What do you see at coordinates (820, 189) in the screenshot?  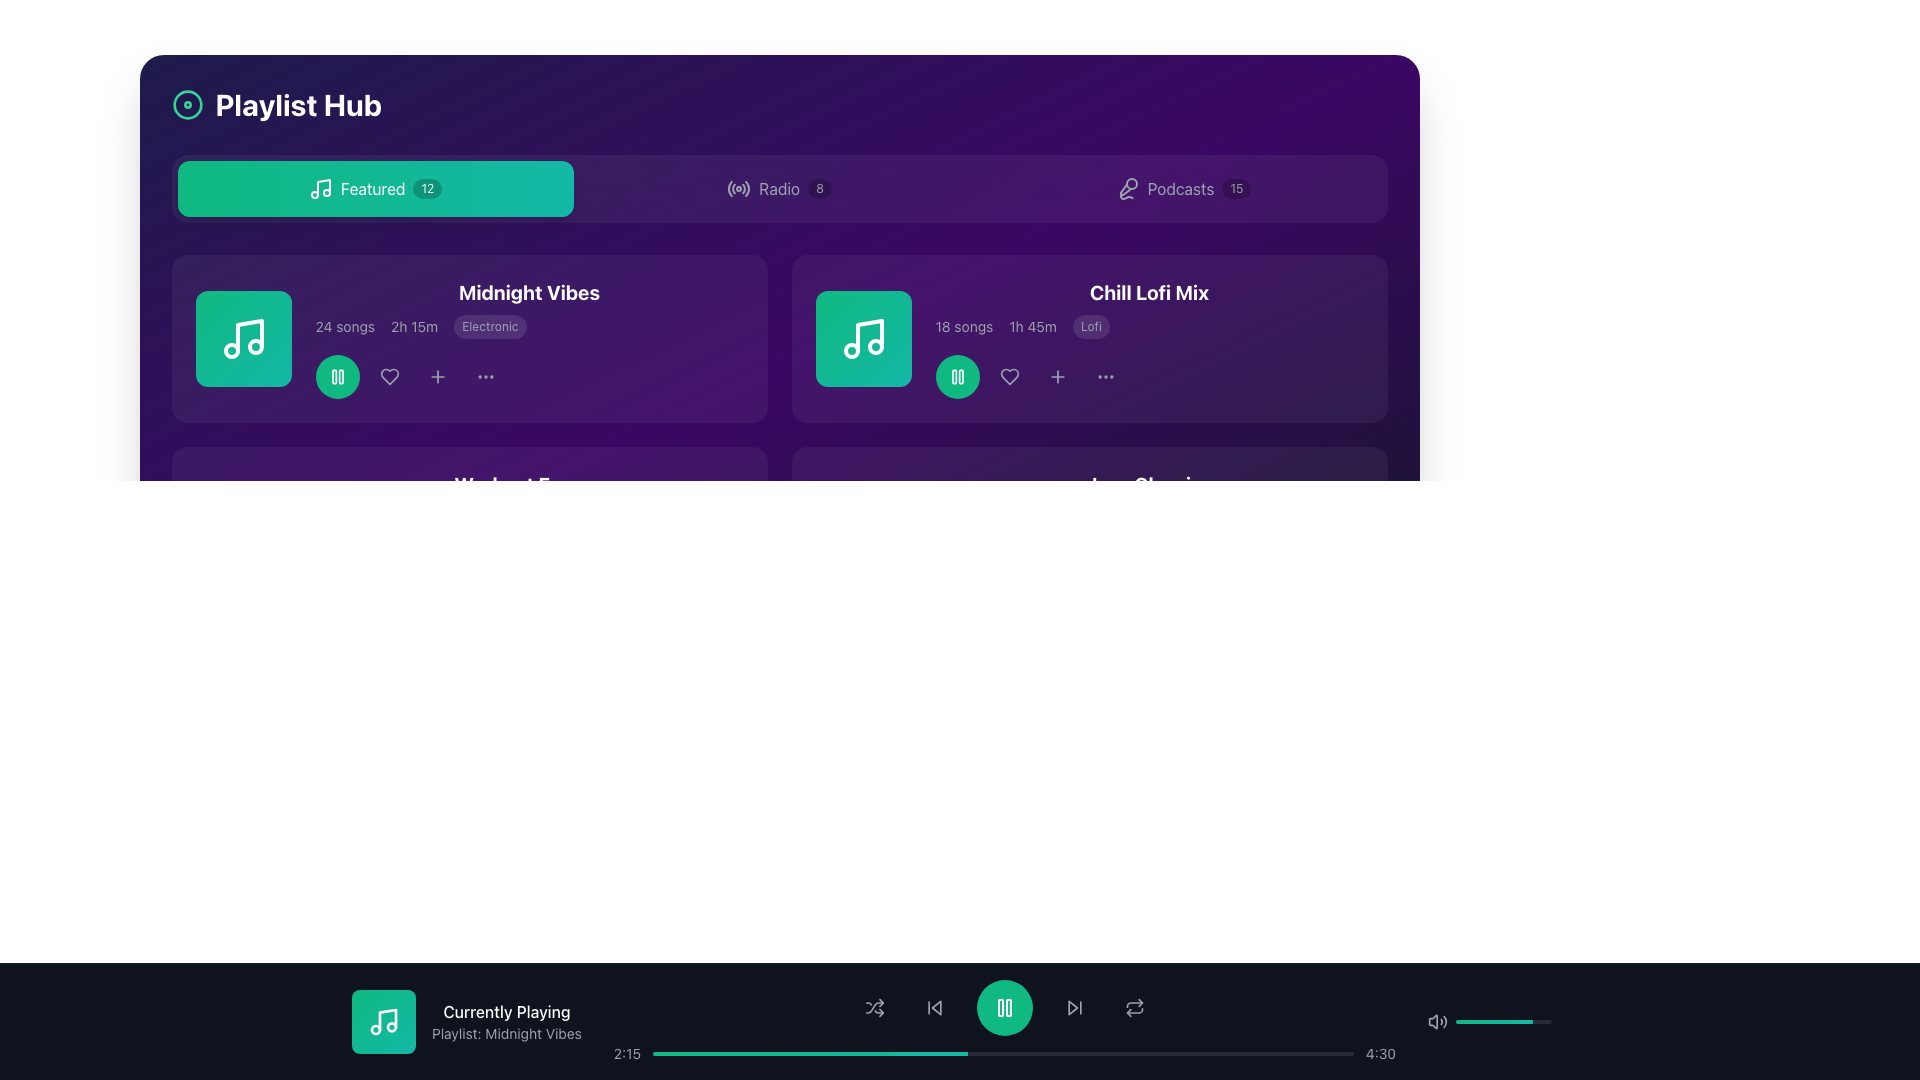 I see `the circular badge displaying the number '8' with a light black, semi-transparent background, located to the right of the 'Radio' label` at bounding box center [820, 189].